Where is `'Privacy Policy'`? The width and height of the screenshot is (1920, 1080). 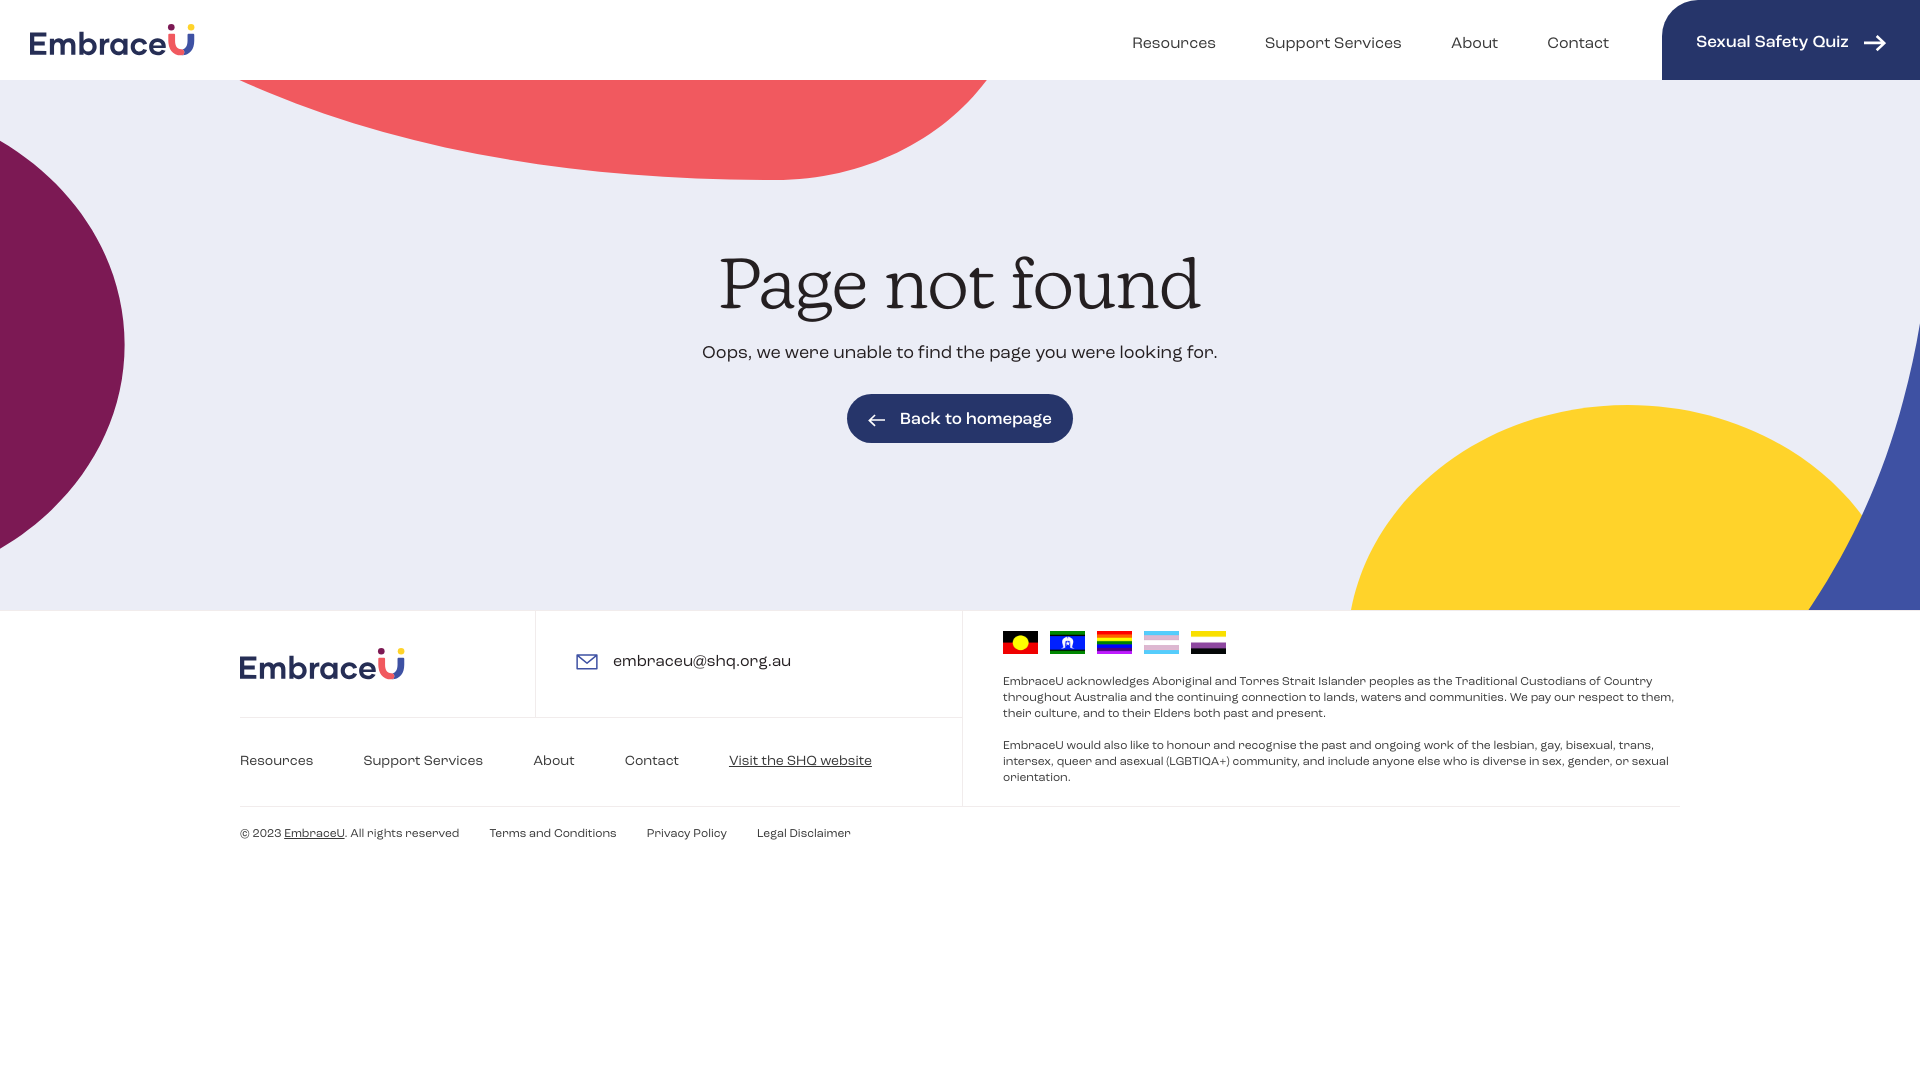 'Privacy Policy' is located at coordinates (686, 833).